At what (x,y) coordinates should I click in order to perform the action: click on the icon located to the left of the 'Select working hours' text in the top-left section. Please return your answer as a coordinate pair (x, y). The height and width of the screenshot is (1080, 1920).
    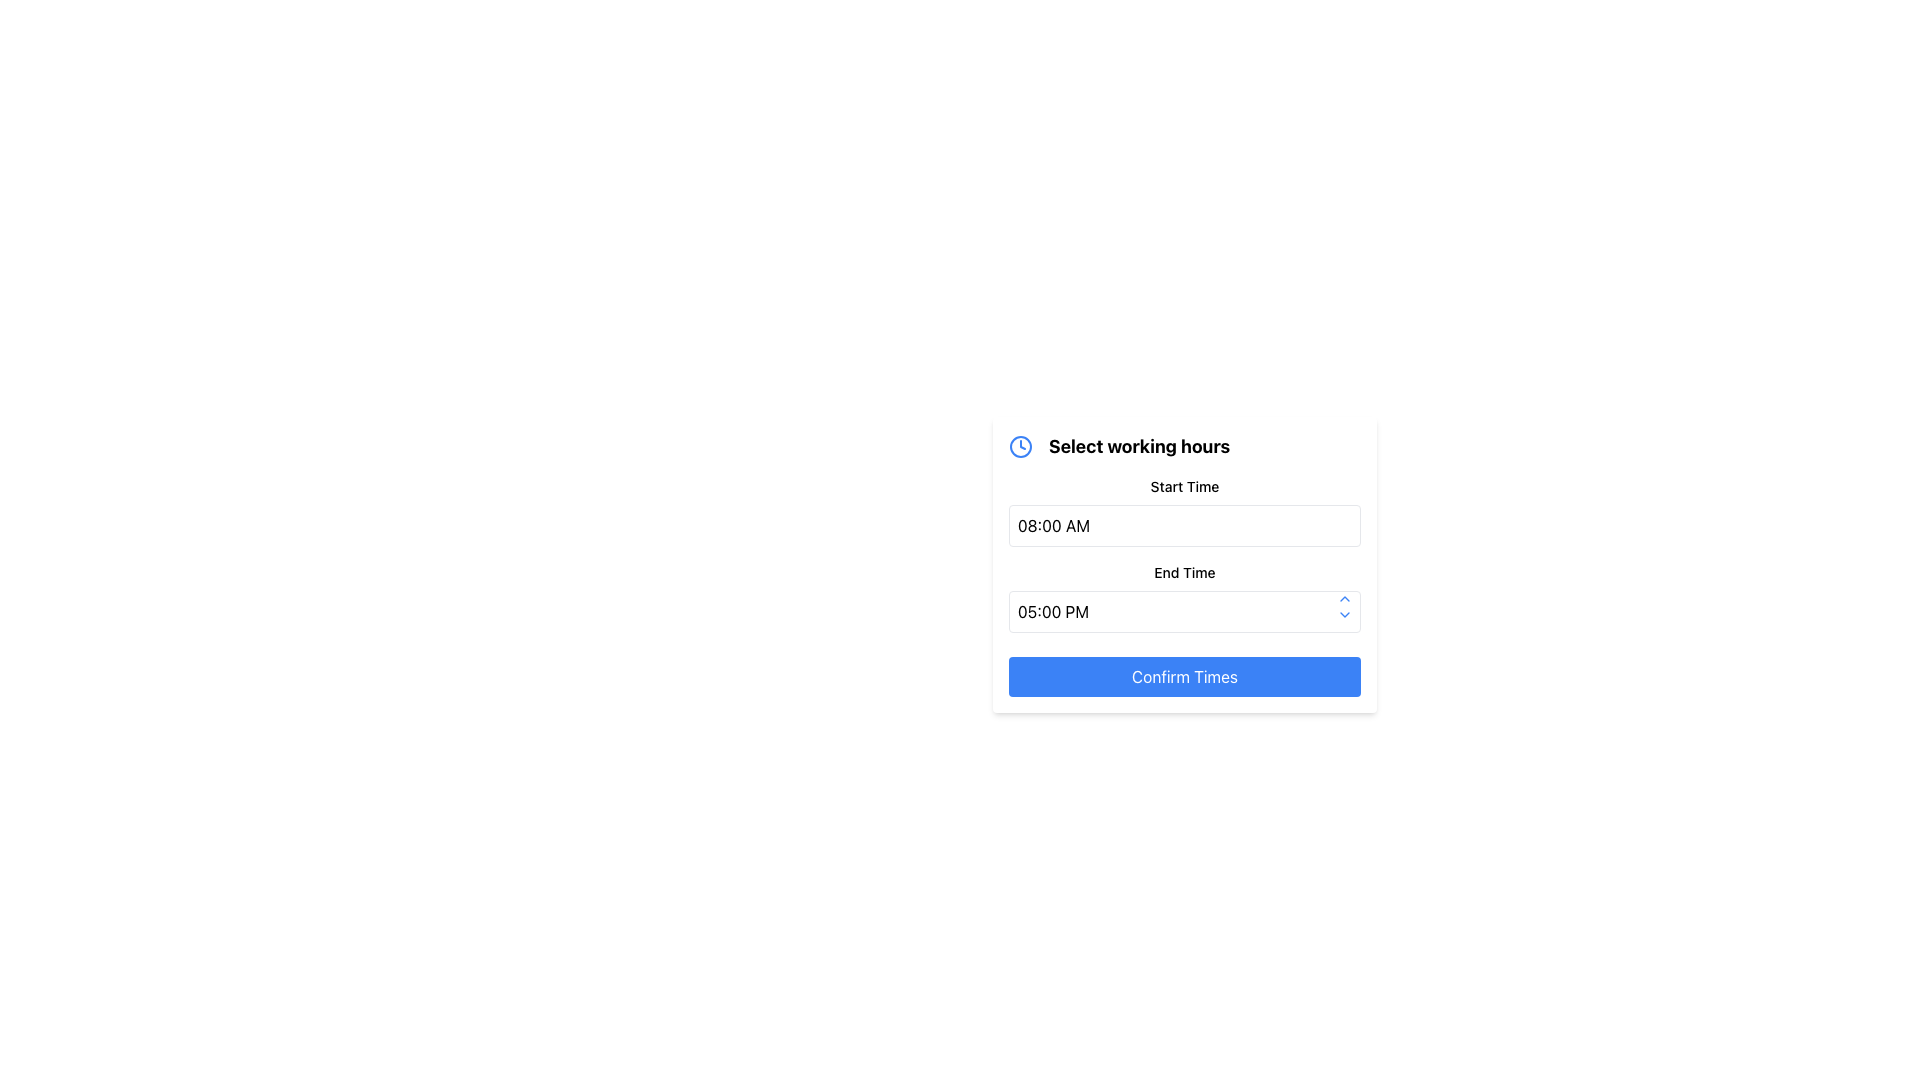
    Looking at the image, I should click on (1021, 446).